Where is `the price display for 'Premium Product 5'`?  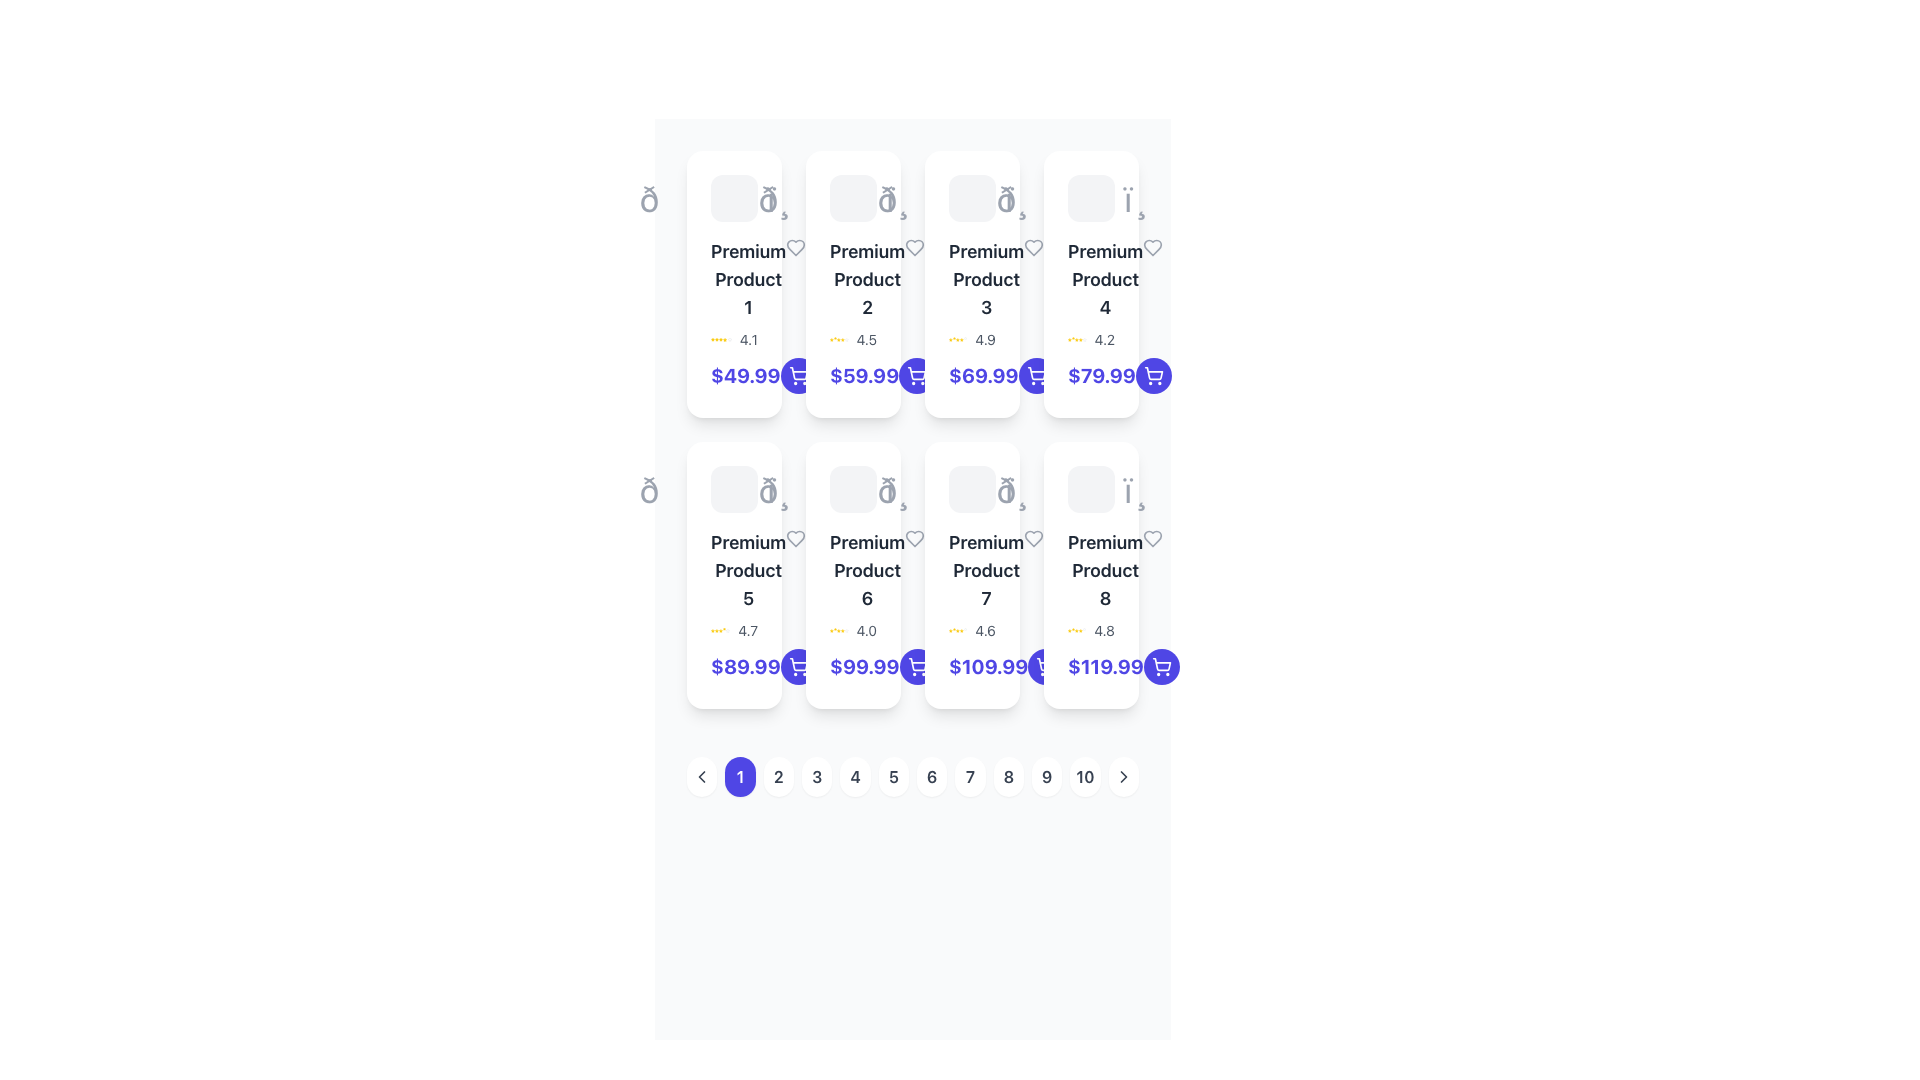
the price display for 'Premium Product 5' is located at coordinates (744, 667).